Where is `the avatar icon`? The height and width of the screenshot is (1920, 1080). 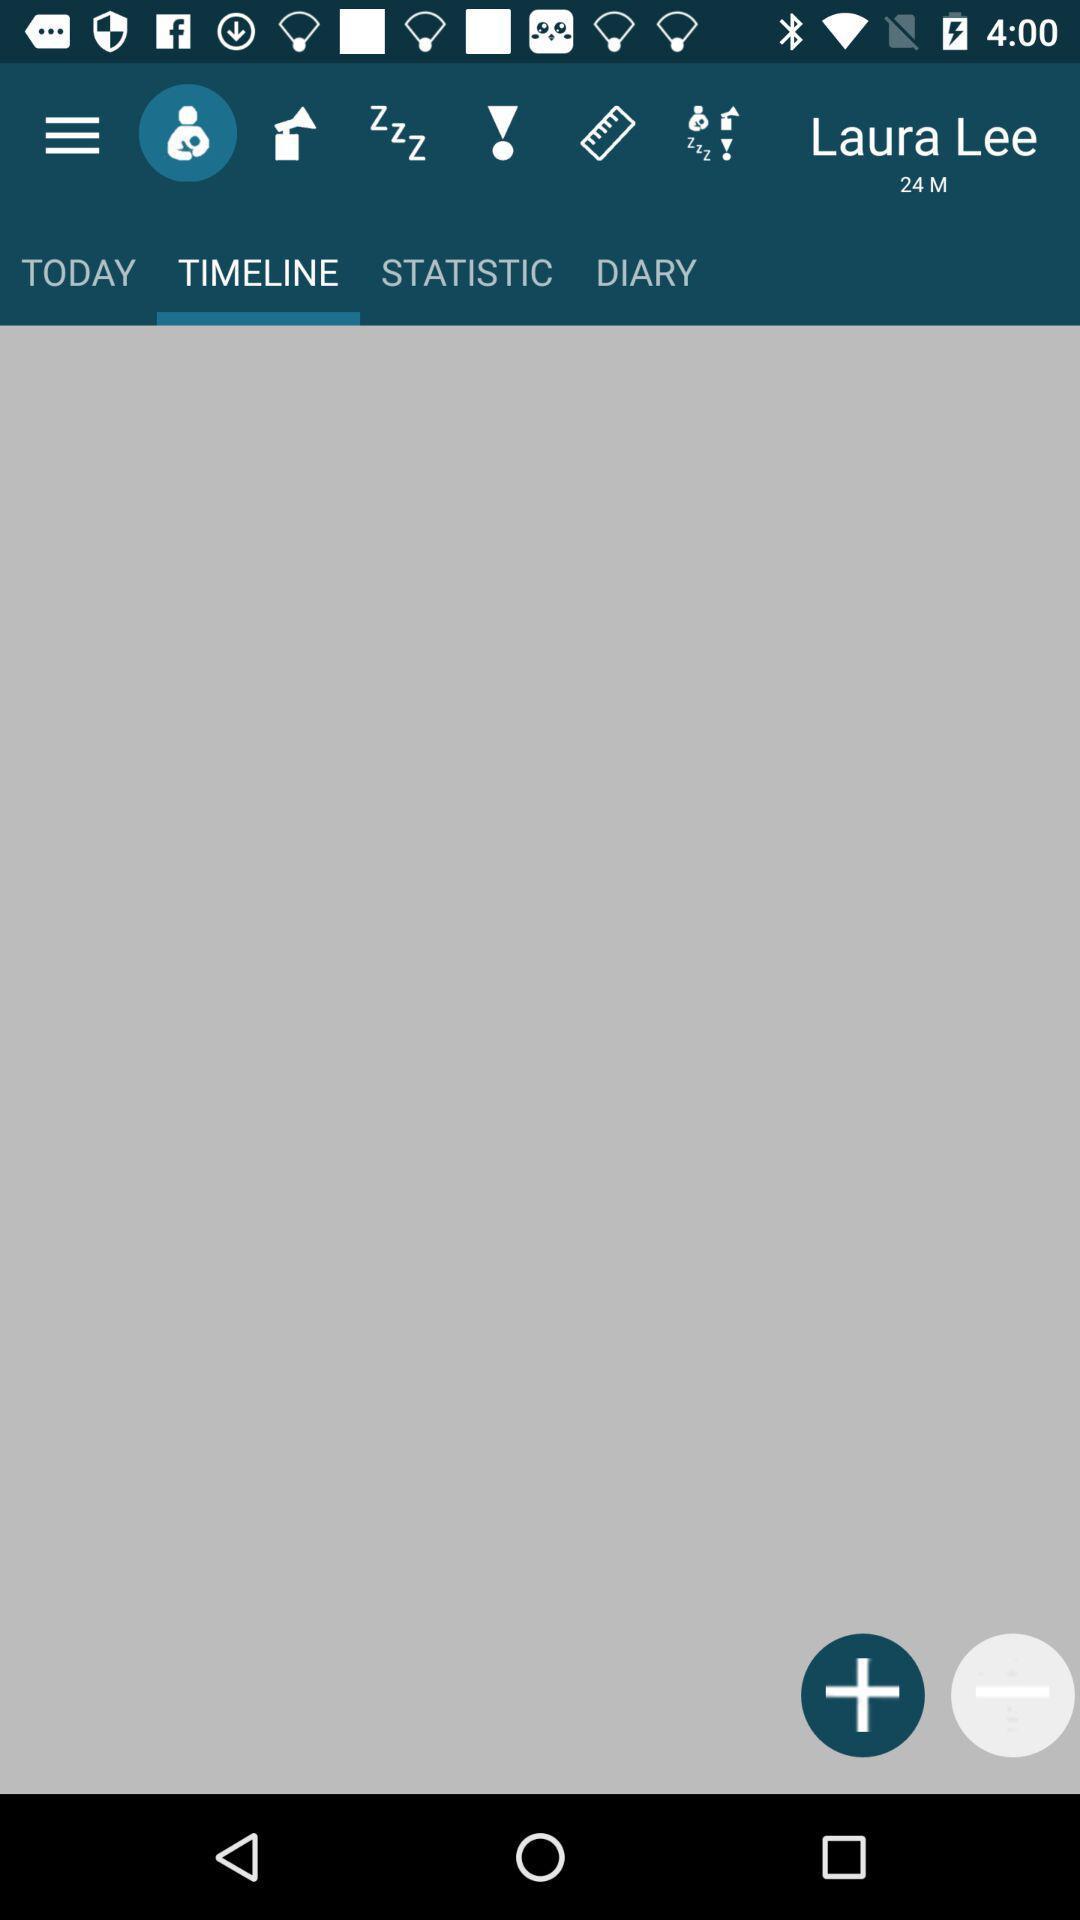
the avatar icon is located at coordinates (187, 131).